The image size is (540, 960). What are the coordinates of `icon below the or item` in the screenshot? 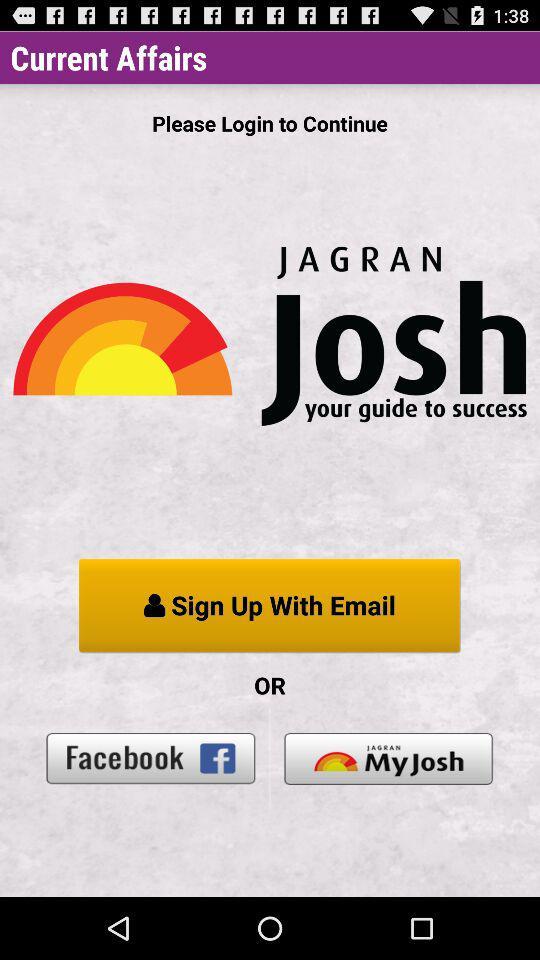 It's located at (150, 757).